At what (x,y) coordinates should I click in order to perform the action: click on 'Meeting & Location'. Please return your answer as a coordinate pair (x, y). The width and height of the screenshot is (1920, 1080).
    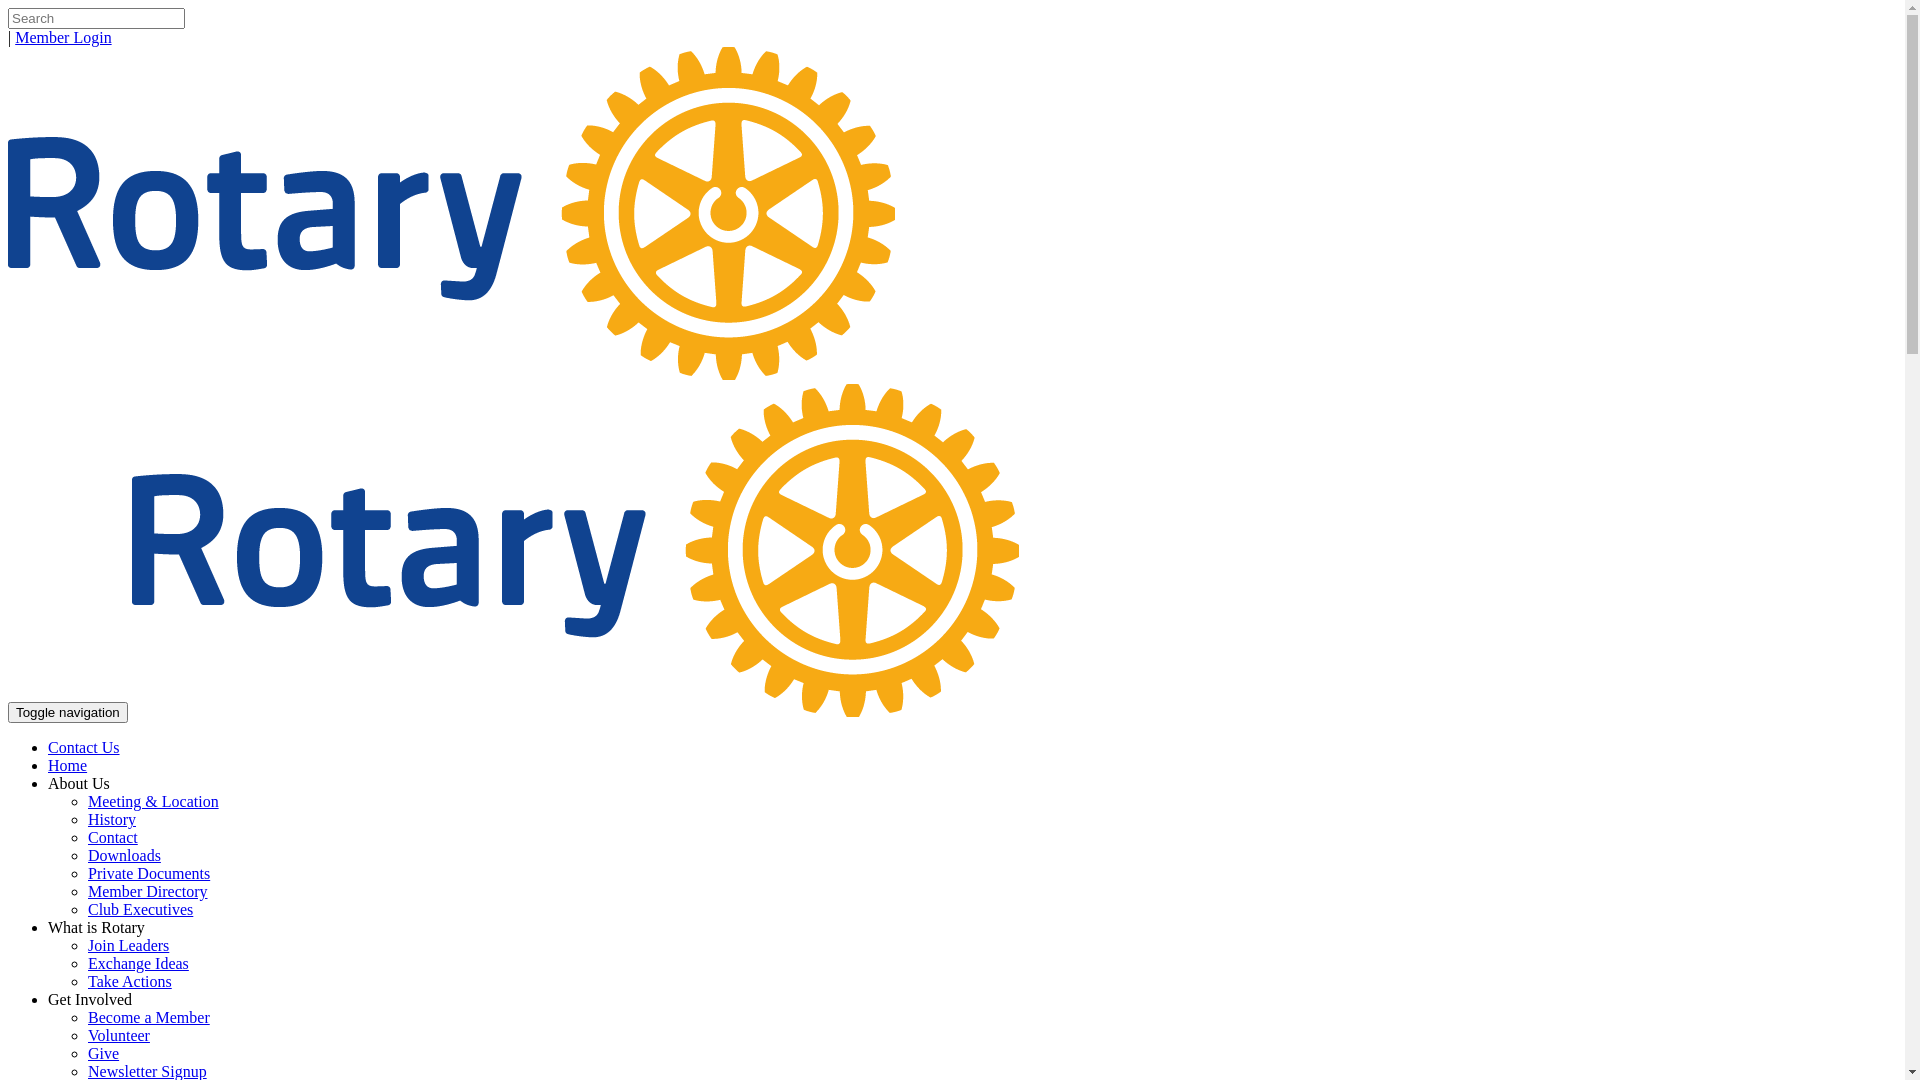
    Looking at the image, I should click on (86, 800).